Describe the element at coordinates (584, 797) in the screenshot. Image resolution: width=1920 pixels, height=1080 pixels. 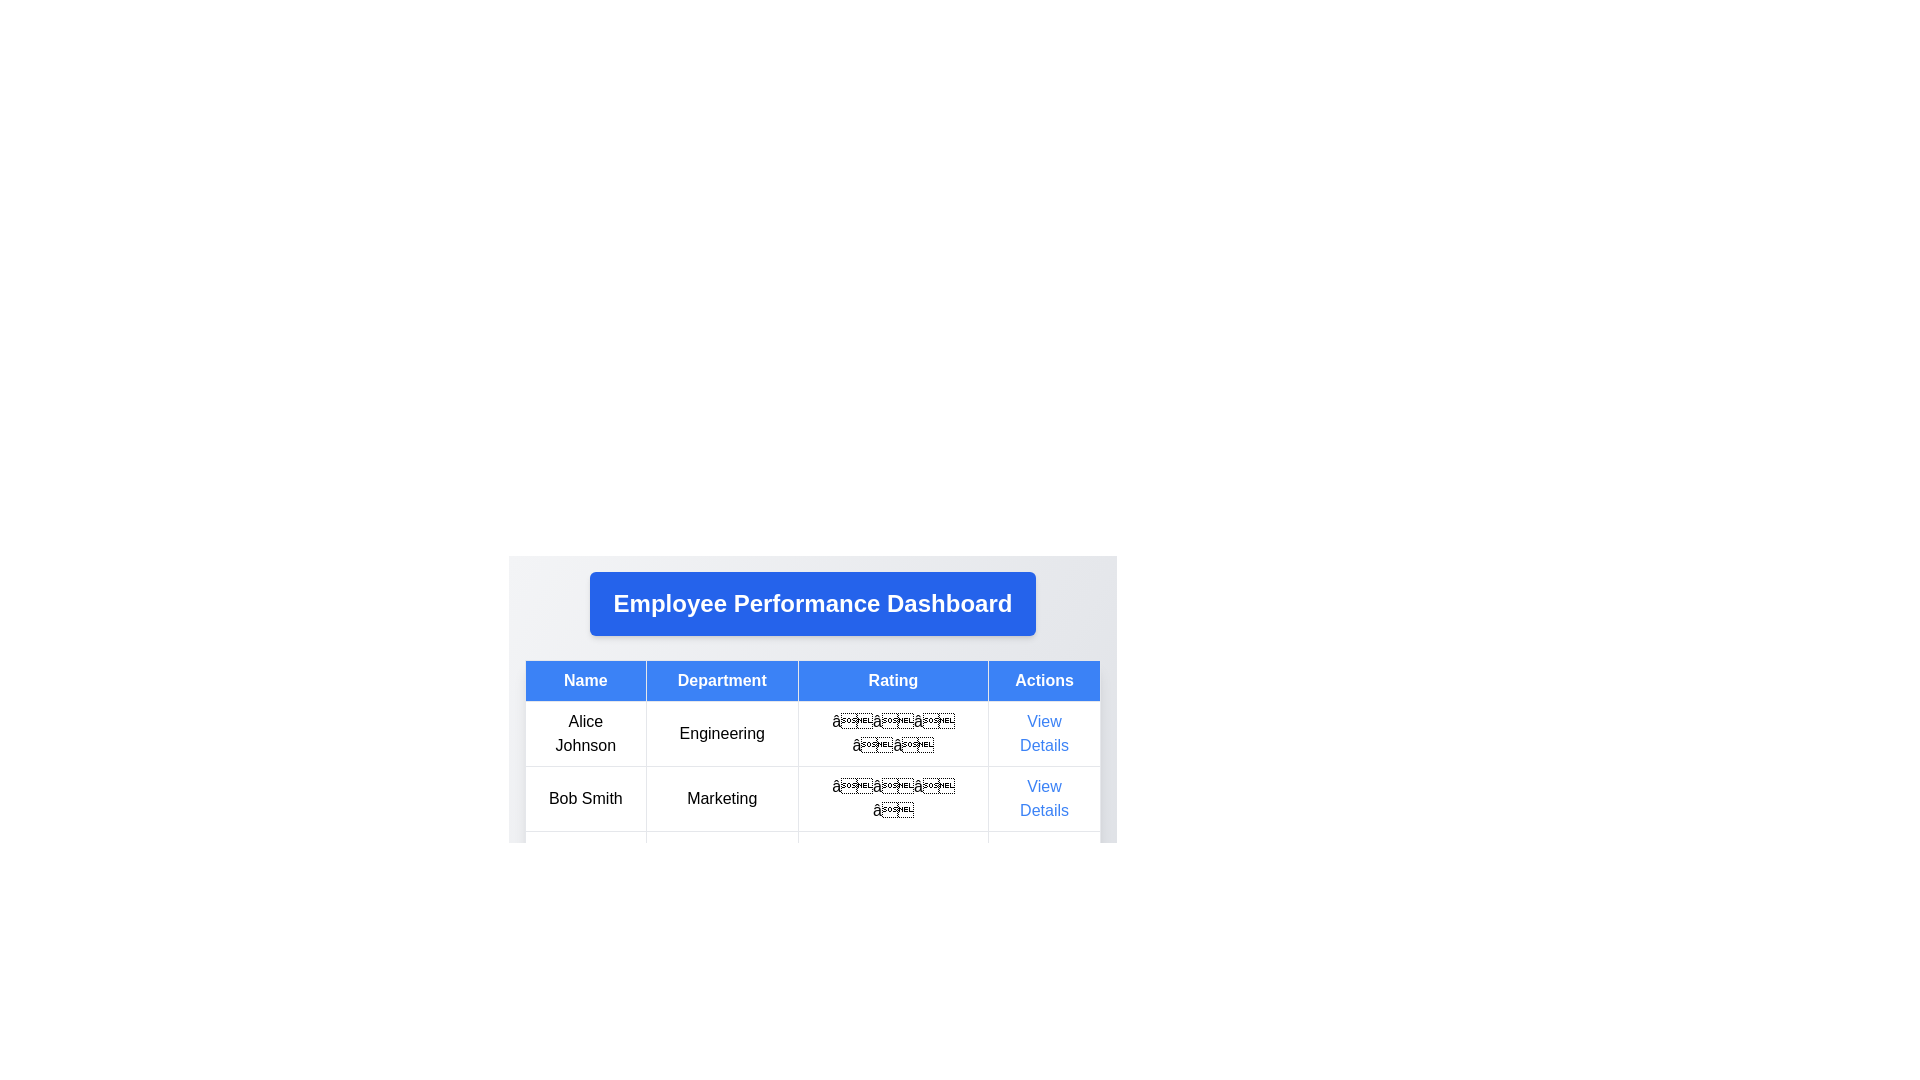
I see `the text label displaying 'Bob Smith' in the first column of the second row of the employee table for visual identification` at that location.